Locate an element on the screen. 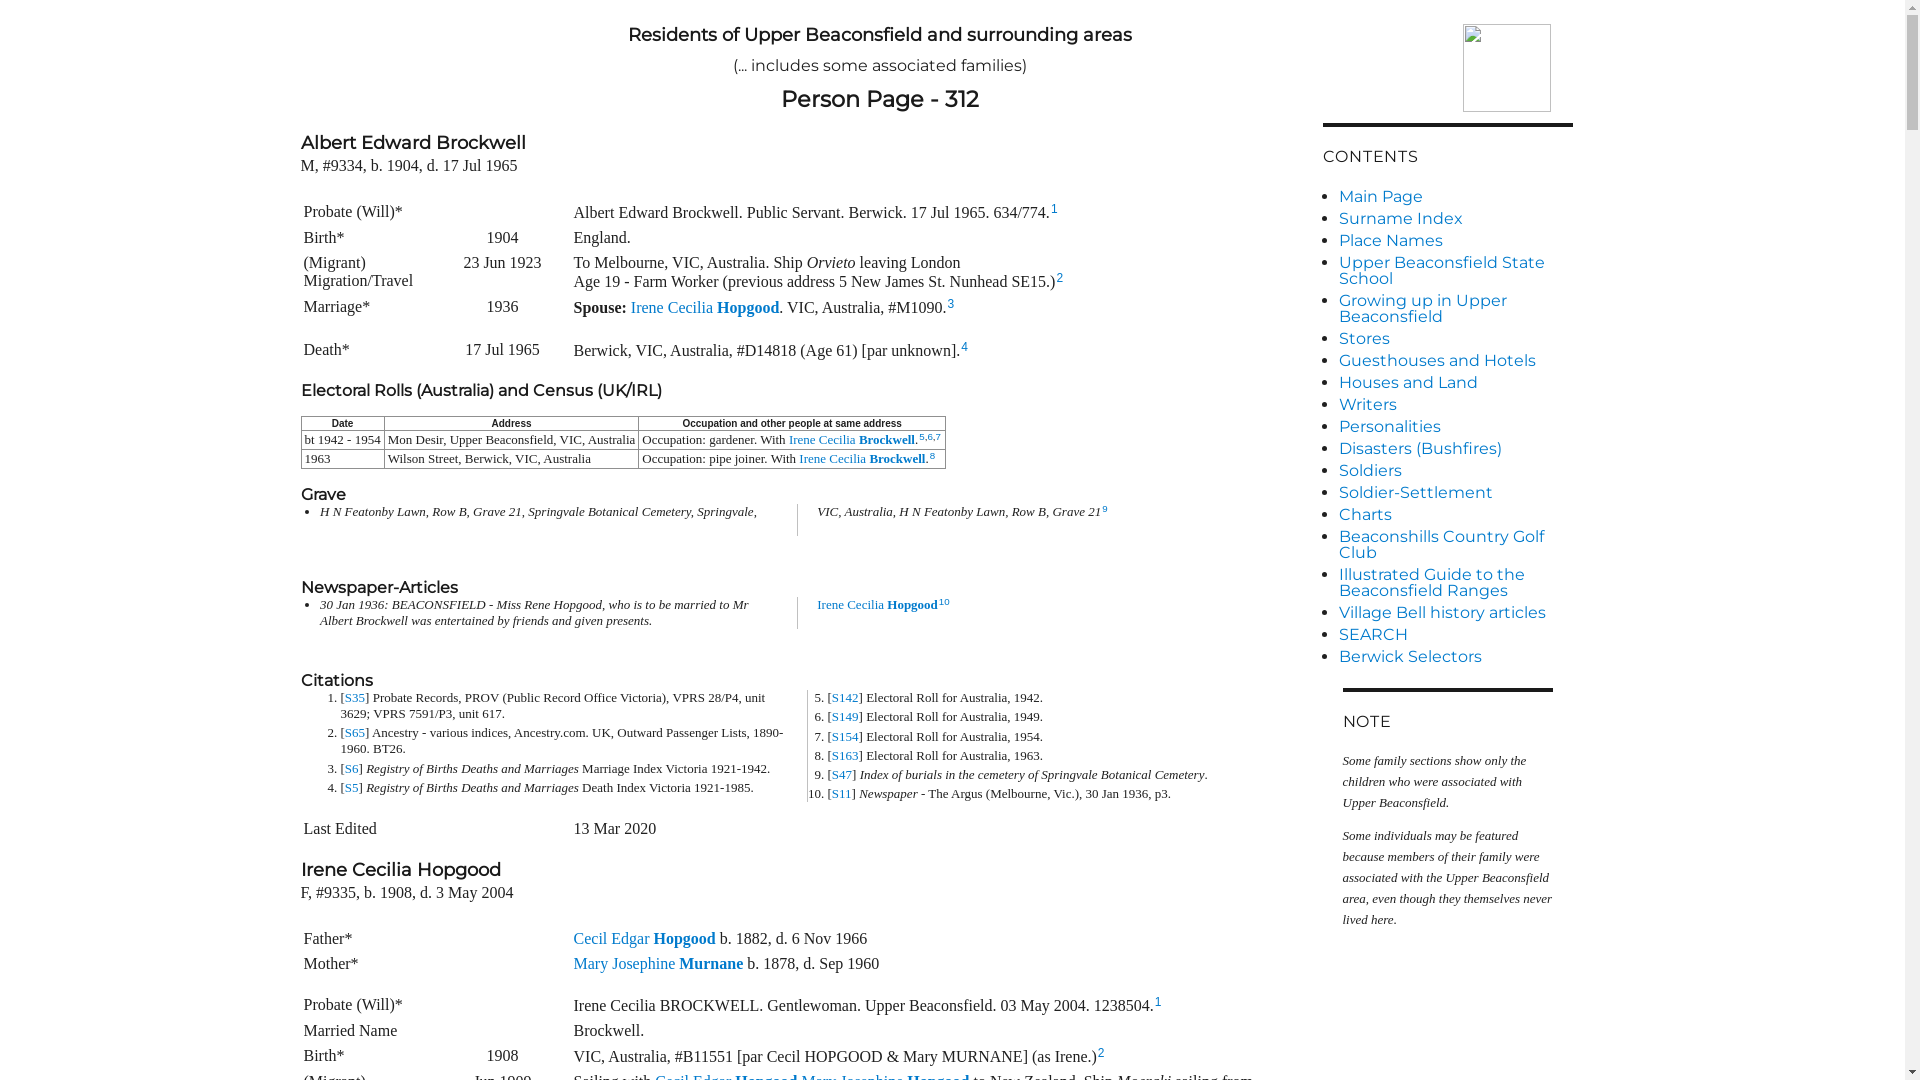  'Soldier-Settlement' is located at coordinates (1454, 493).